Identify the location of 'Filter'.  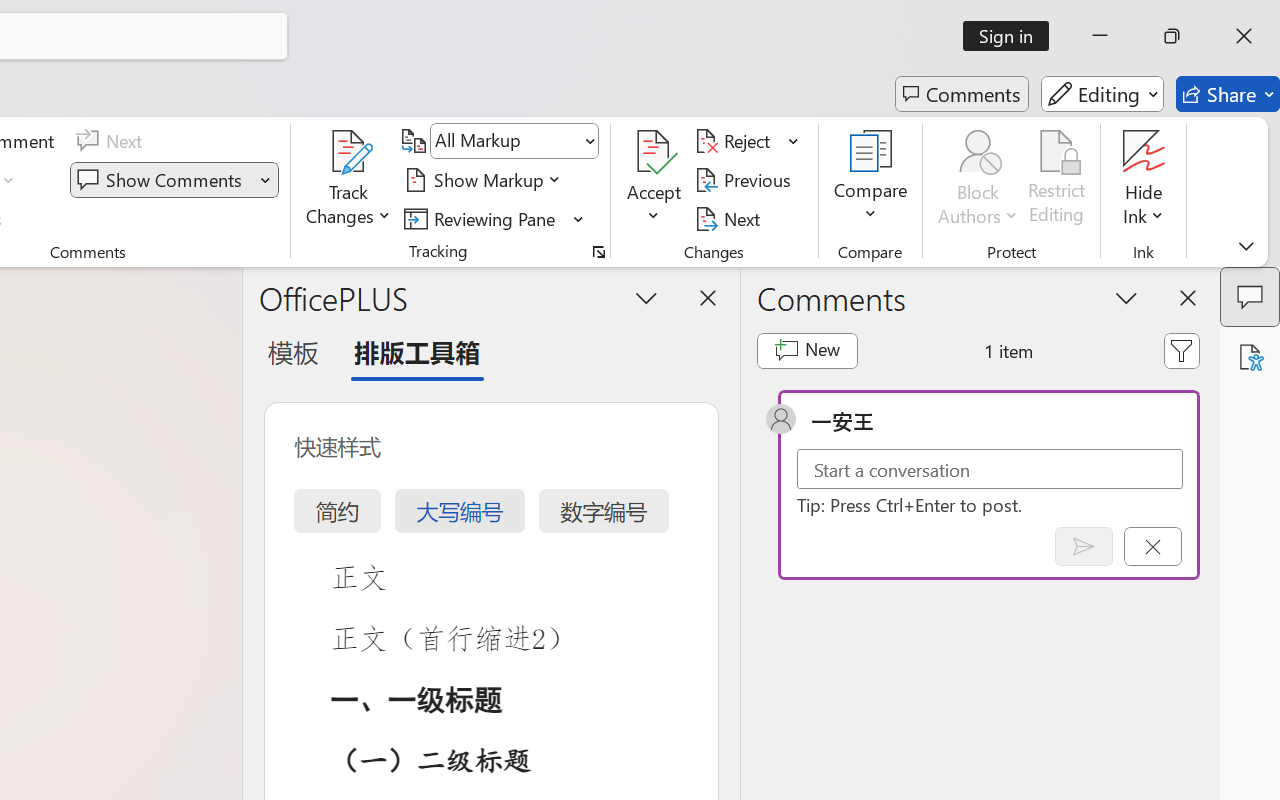
(1182, 350).